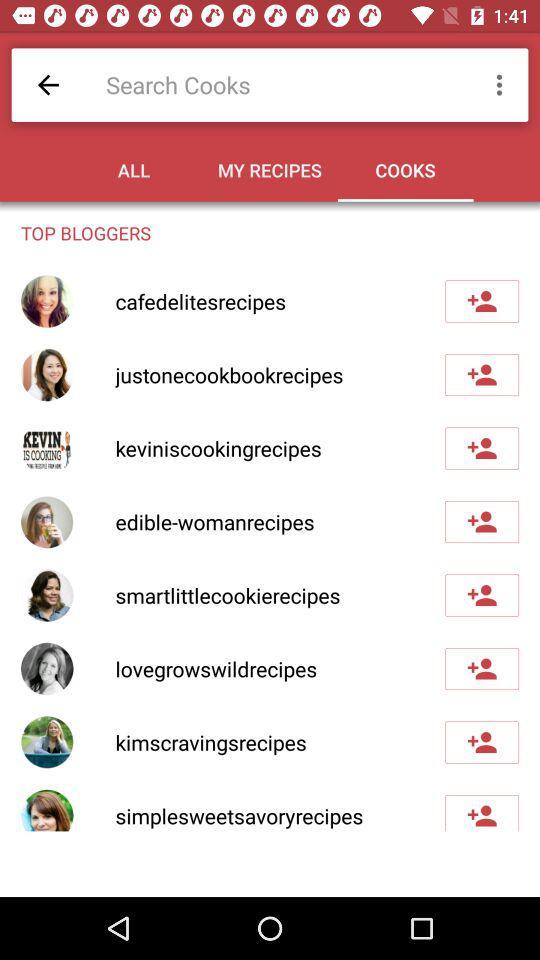 Image resolution: width=540 pixels, height=960 pixels. I want to click on type cook name, so click(279, 84).